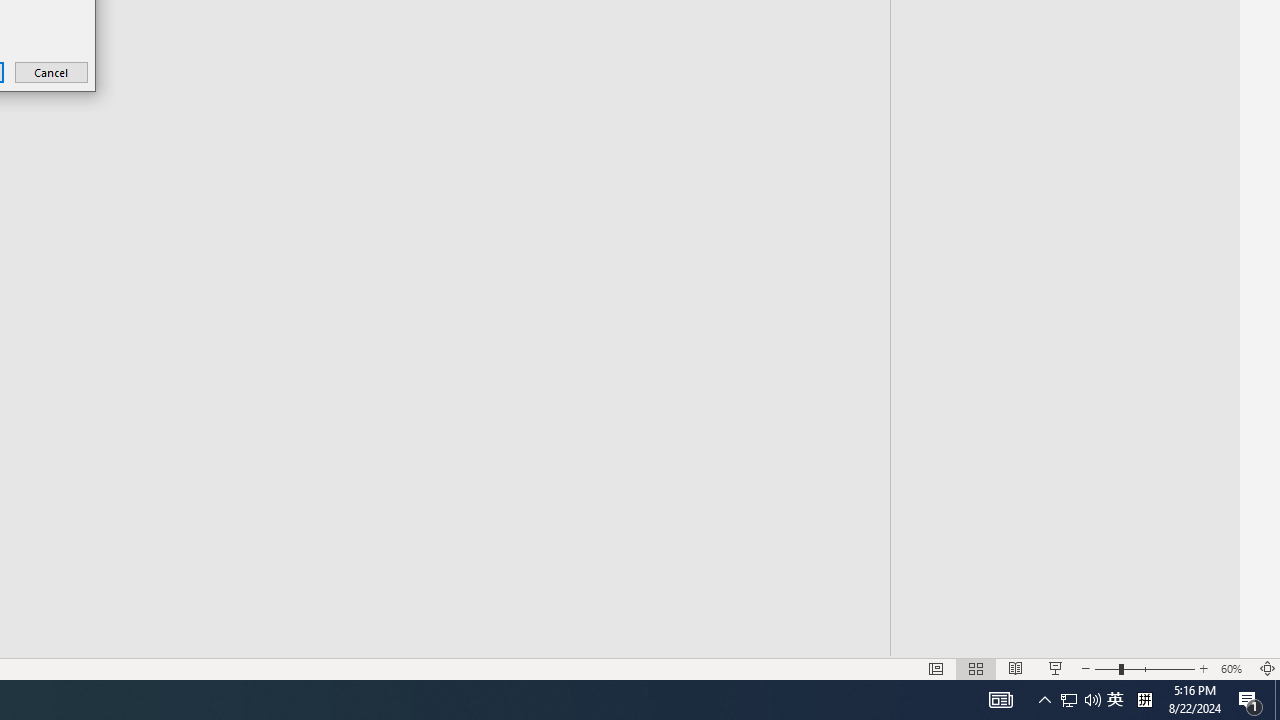 The width and height of the screenshot is (1280, 720). Describe the element at coordinates (1233, 669) in the screenshot. I see `'Zoom 60%'` at that location.